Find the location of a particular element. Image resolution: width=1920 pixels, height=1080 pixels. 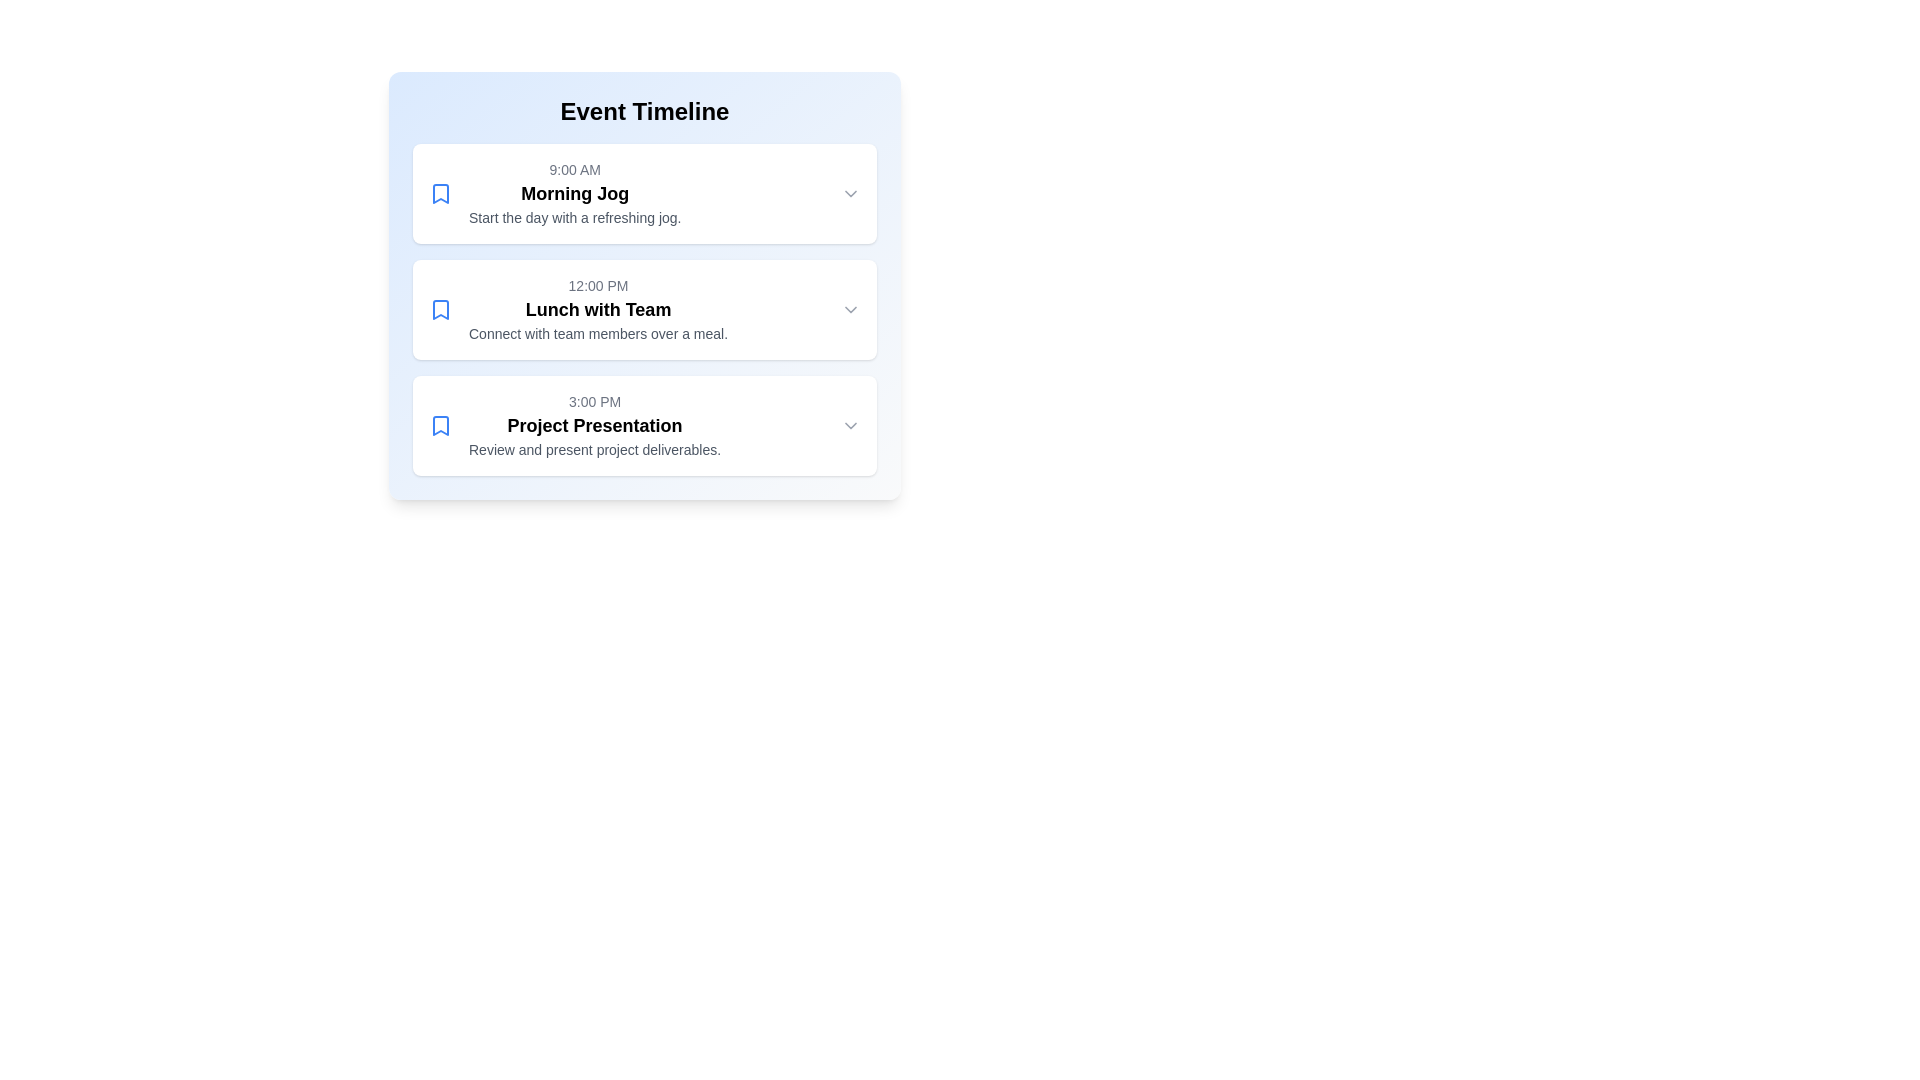

the icon located at the left edge of the tile for the '9:00 AM Morning Jog' entry in the 'Event Timeline' is located at coordinates (440, 193).